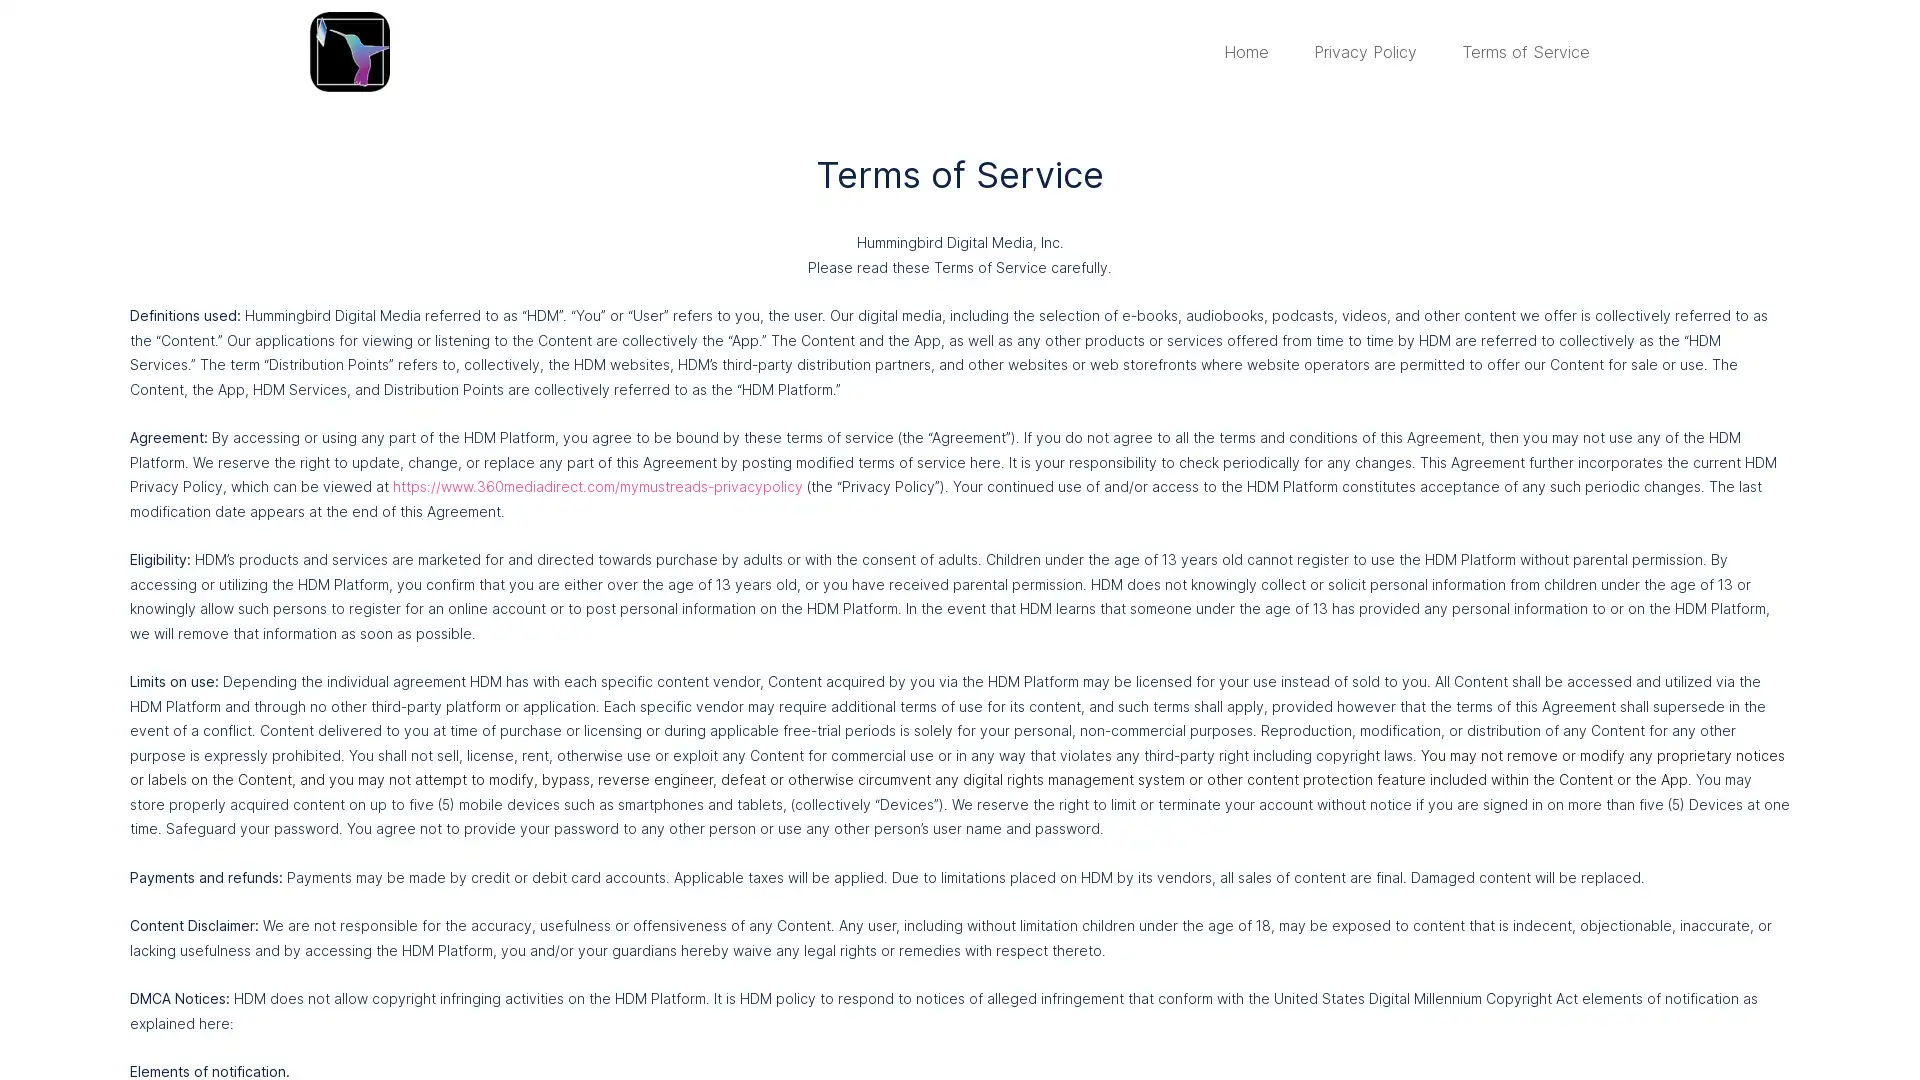  What do you see at coordinates (1541, 1036) in the screenshot?
I see `Accept Cookies` at bounding box center [1541, 1036].